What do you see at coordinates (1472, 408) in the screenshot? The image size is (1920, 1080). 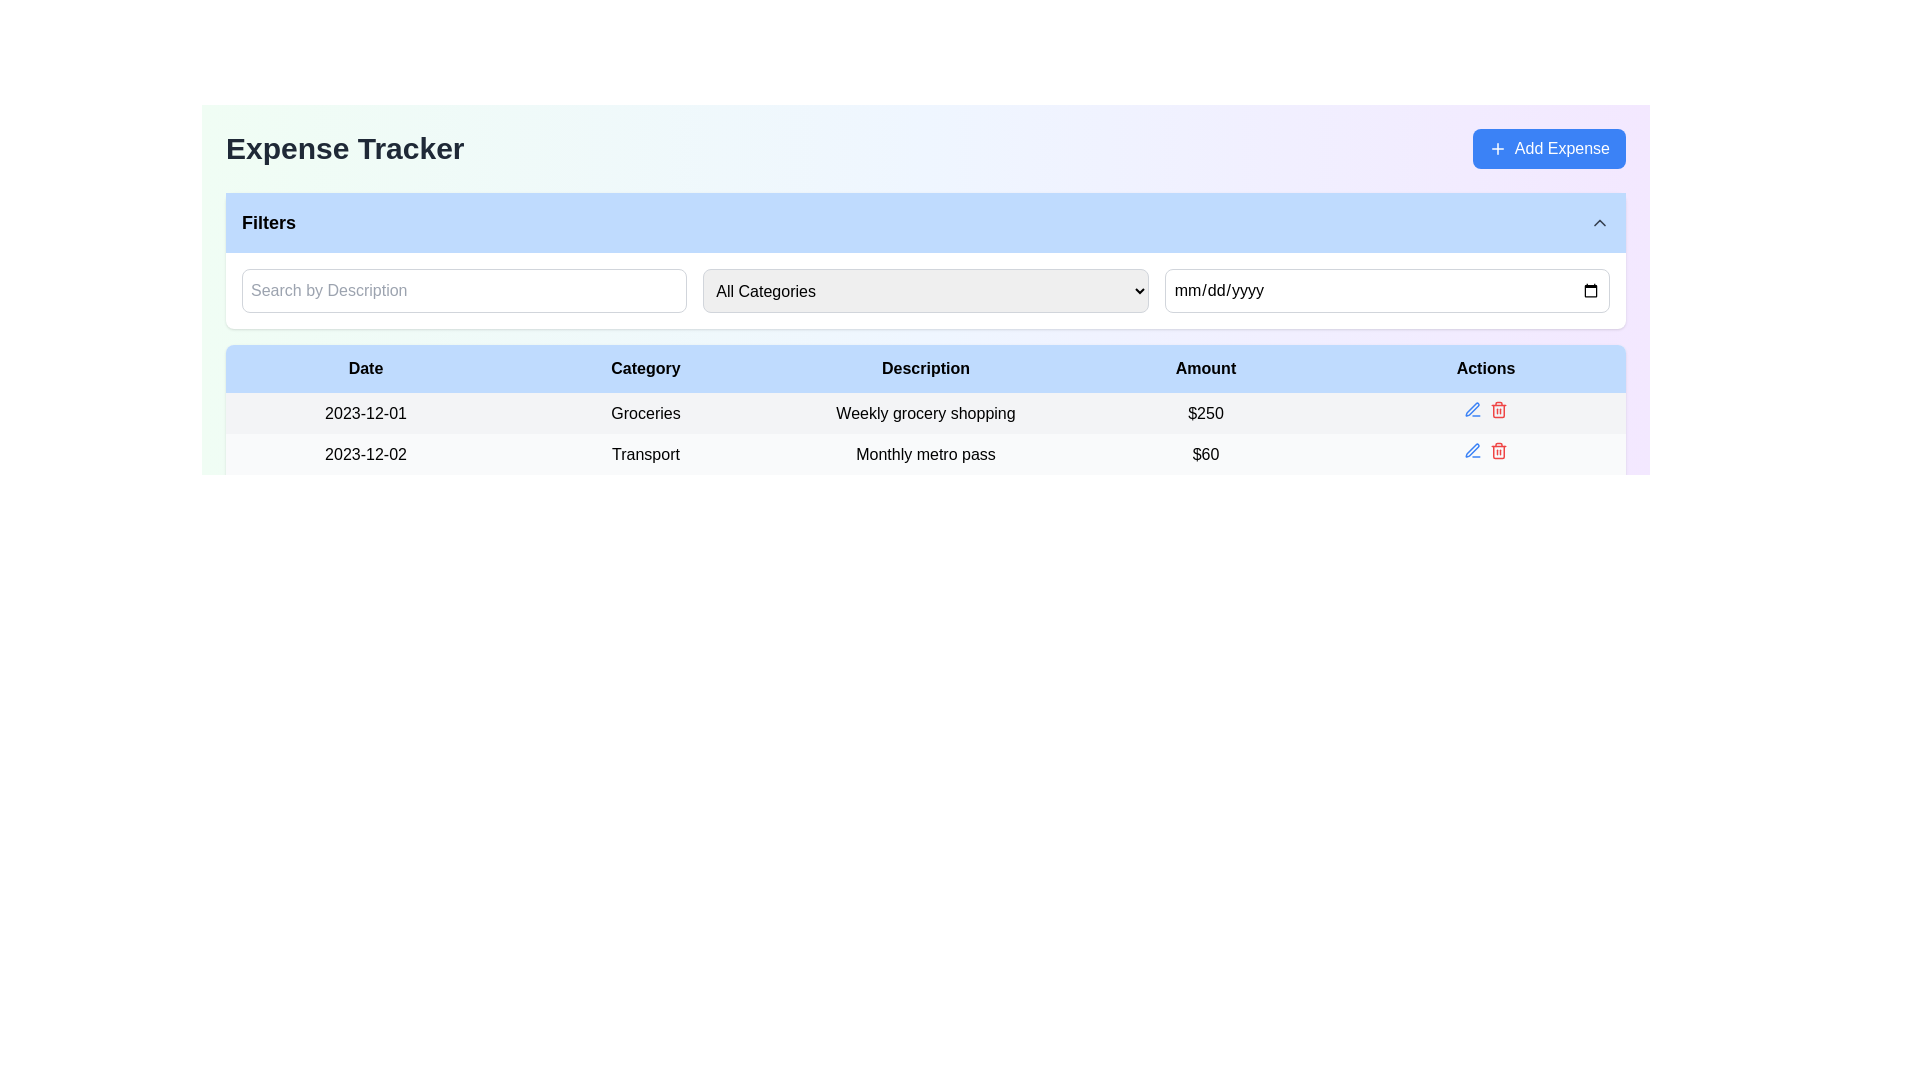 I see `the edit button icon located in the 'Actions' column of the second row of the table` at bounding box center [1472, 408].